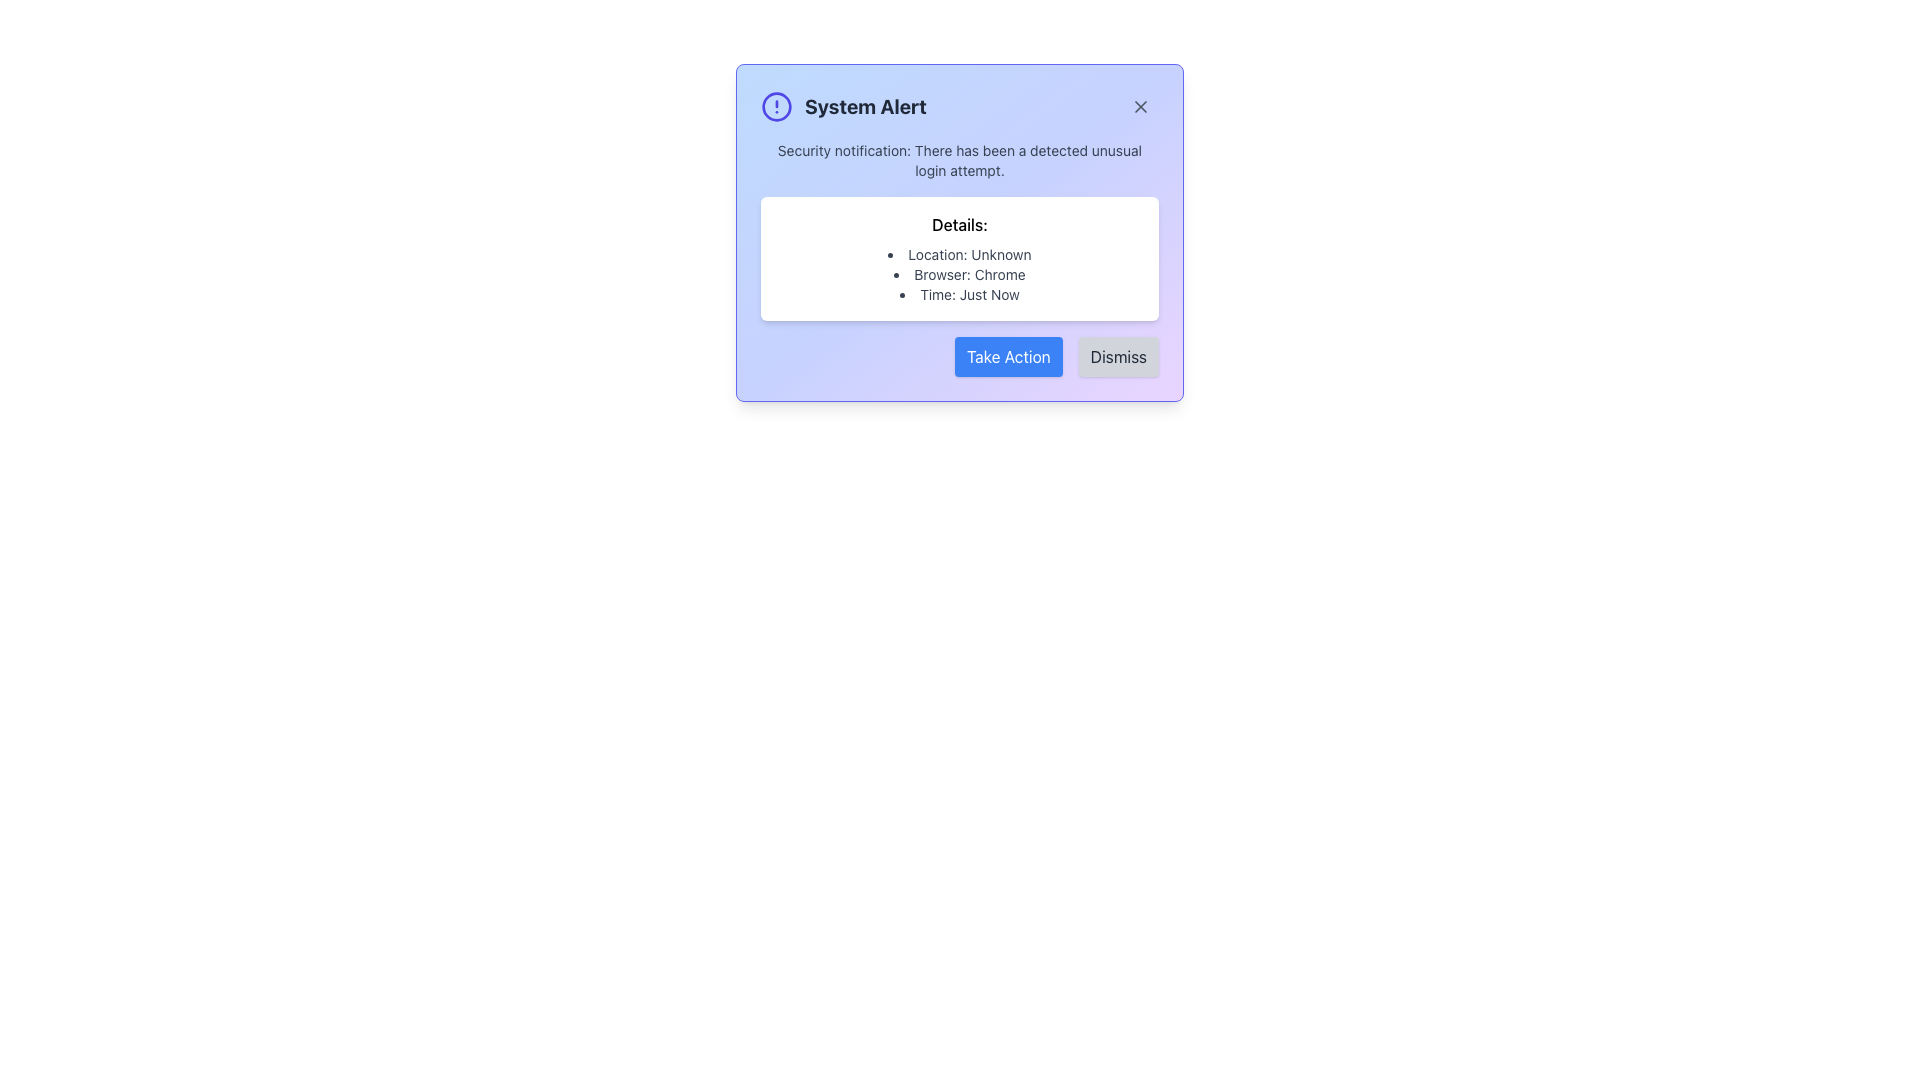 Image resolution: width=1920 pixels, height=1080 pixels. I want to click on the close icon located at the top-right of the 'System Alert' dialog box, so click(1141, 107).